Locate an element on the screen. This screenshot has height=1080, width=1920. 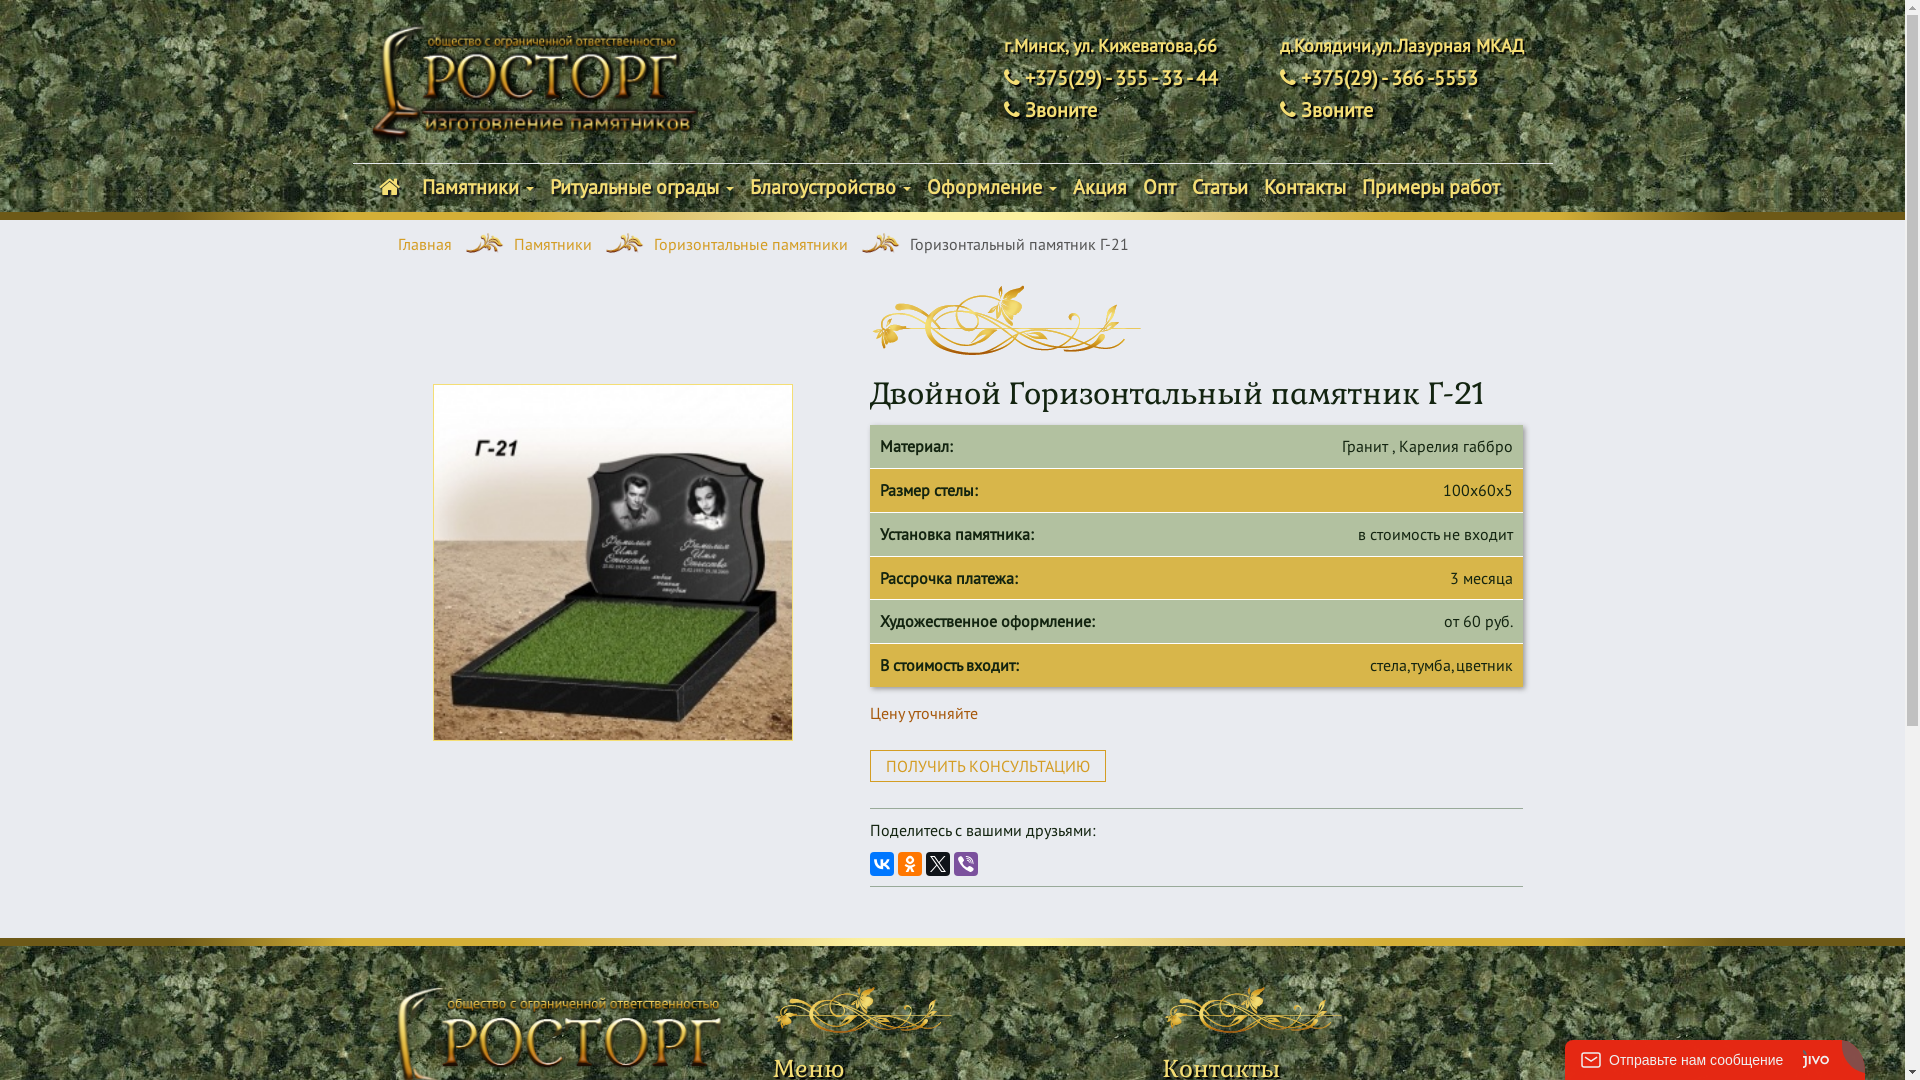
'Twitter' is located at coordinates (925, 863).